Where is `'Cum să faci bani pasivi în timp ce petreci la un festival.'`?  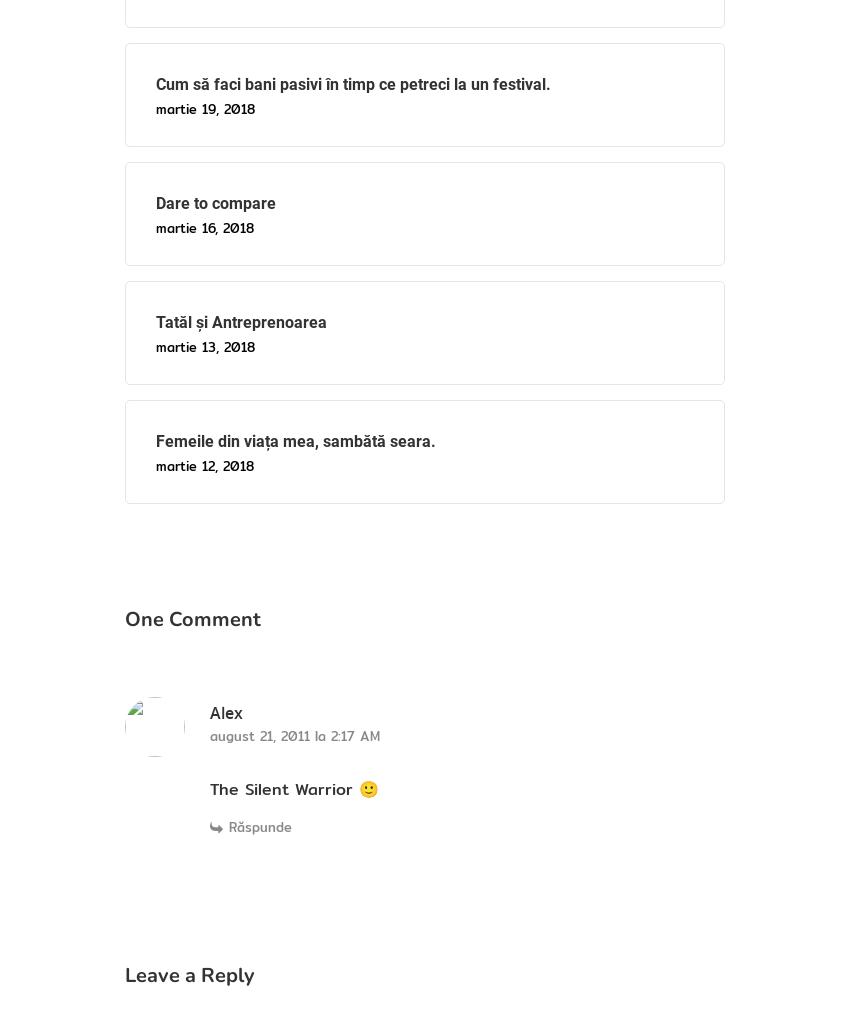
'Cum să faci bani pasivi în timp ce petreci la un festival.' is located at coordinates (352, 82).